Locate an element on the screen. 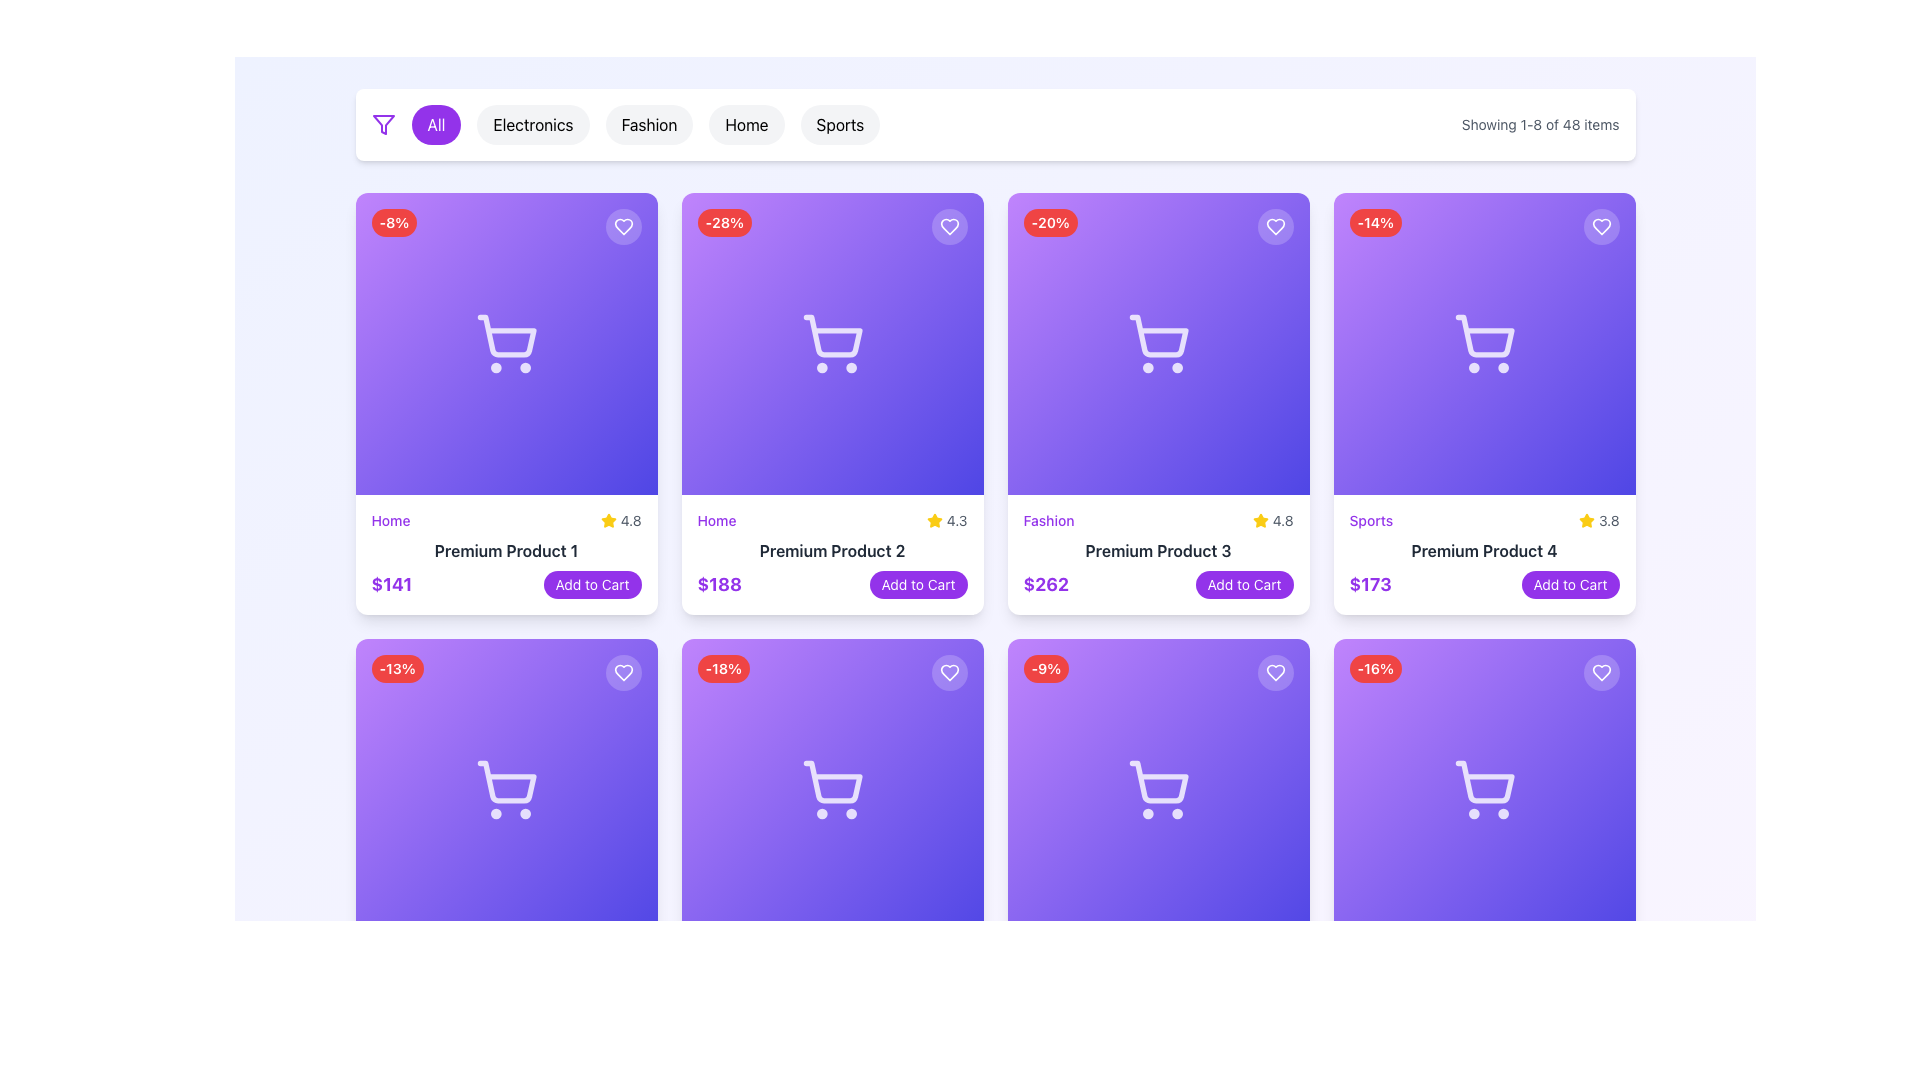 The image size is (1920, 1080). the central cart icon in the fourth product card of the top row, which symbolizes adding the product to the cart is located at coordinates (1484, 335).